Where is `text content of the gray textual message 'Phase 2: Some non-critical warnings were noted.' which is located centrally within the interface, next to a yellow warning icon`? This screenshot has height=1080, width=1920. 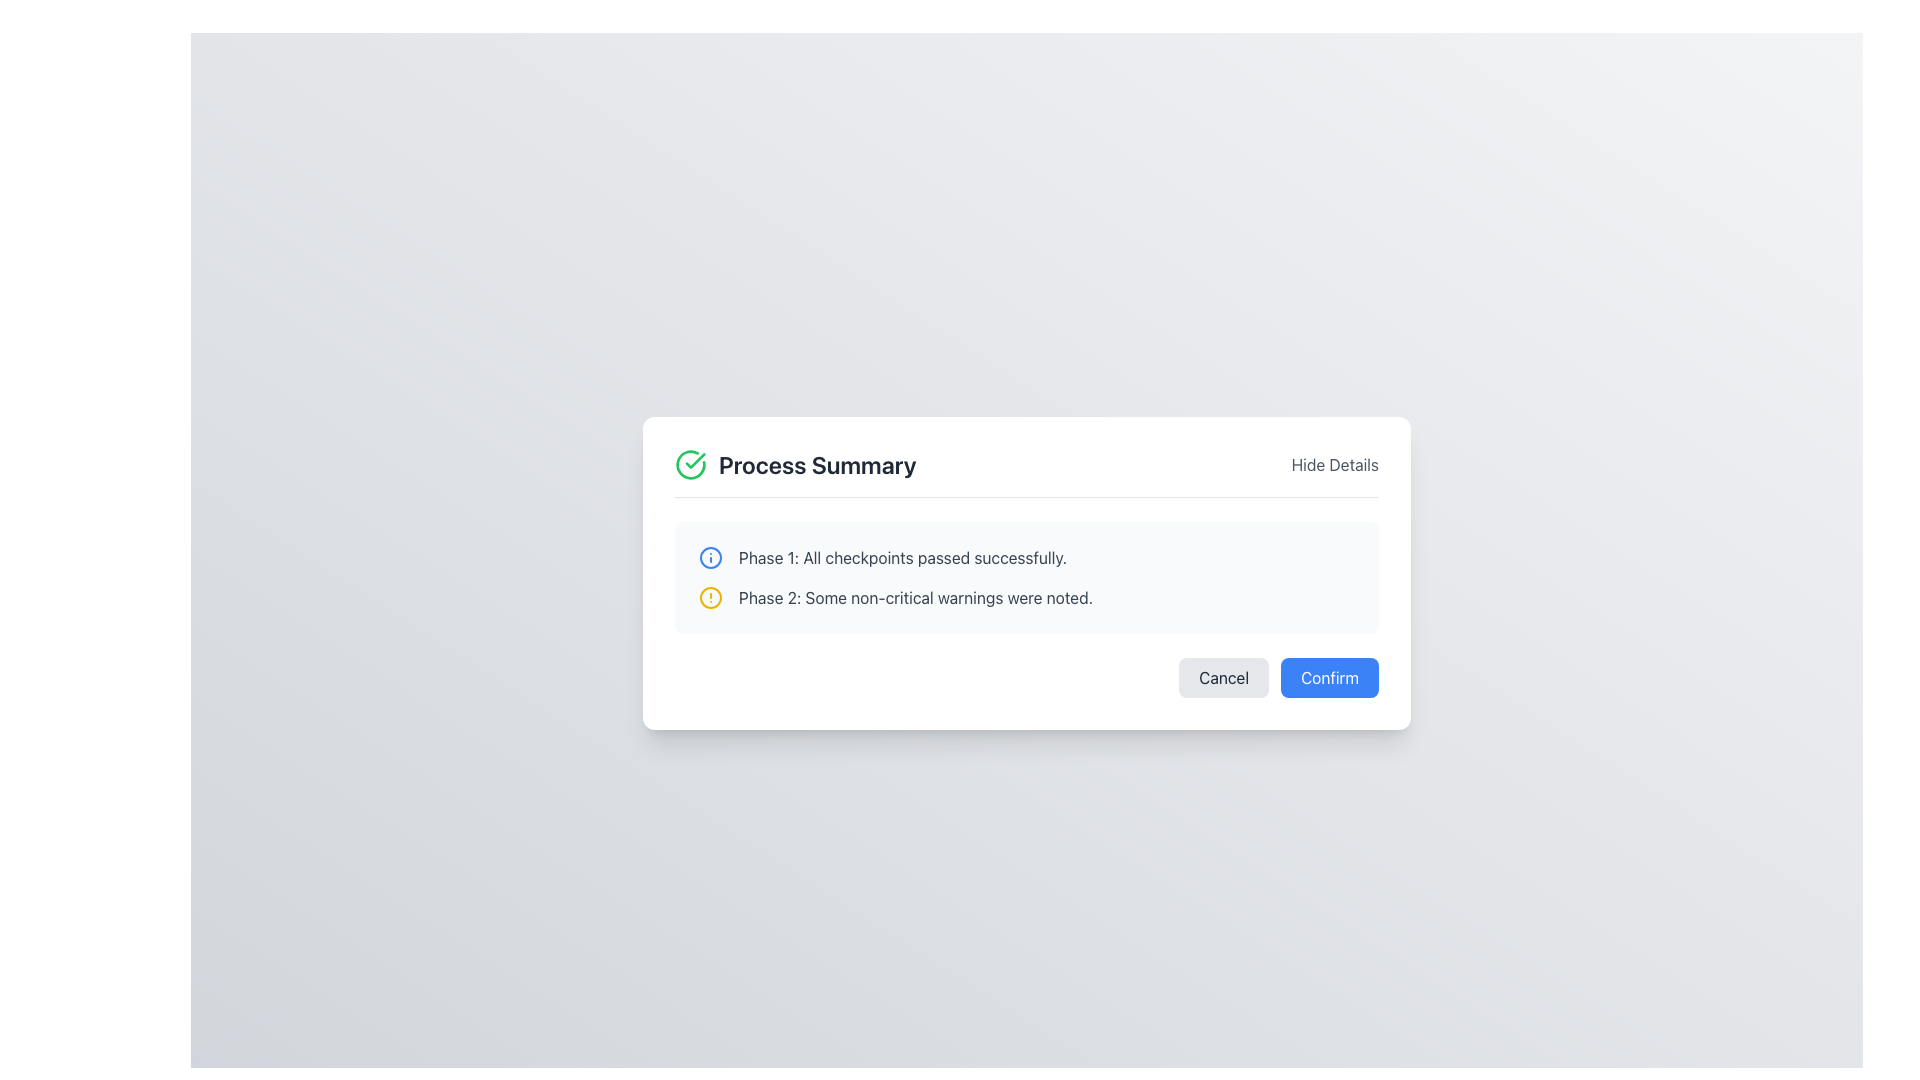 text content of the gray textual message 'Phase 2: Some non-critical warnings were noted.' which is located centrally within the interface, next to a yellow warning icon is located at coordinates (915, 596).